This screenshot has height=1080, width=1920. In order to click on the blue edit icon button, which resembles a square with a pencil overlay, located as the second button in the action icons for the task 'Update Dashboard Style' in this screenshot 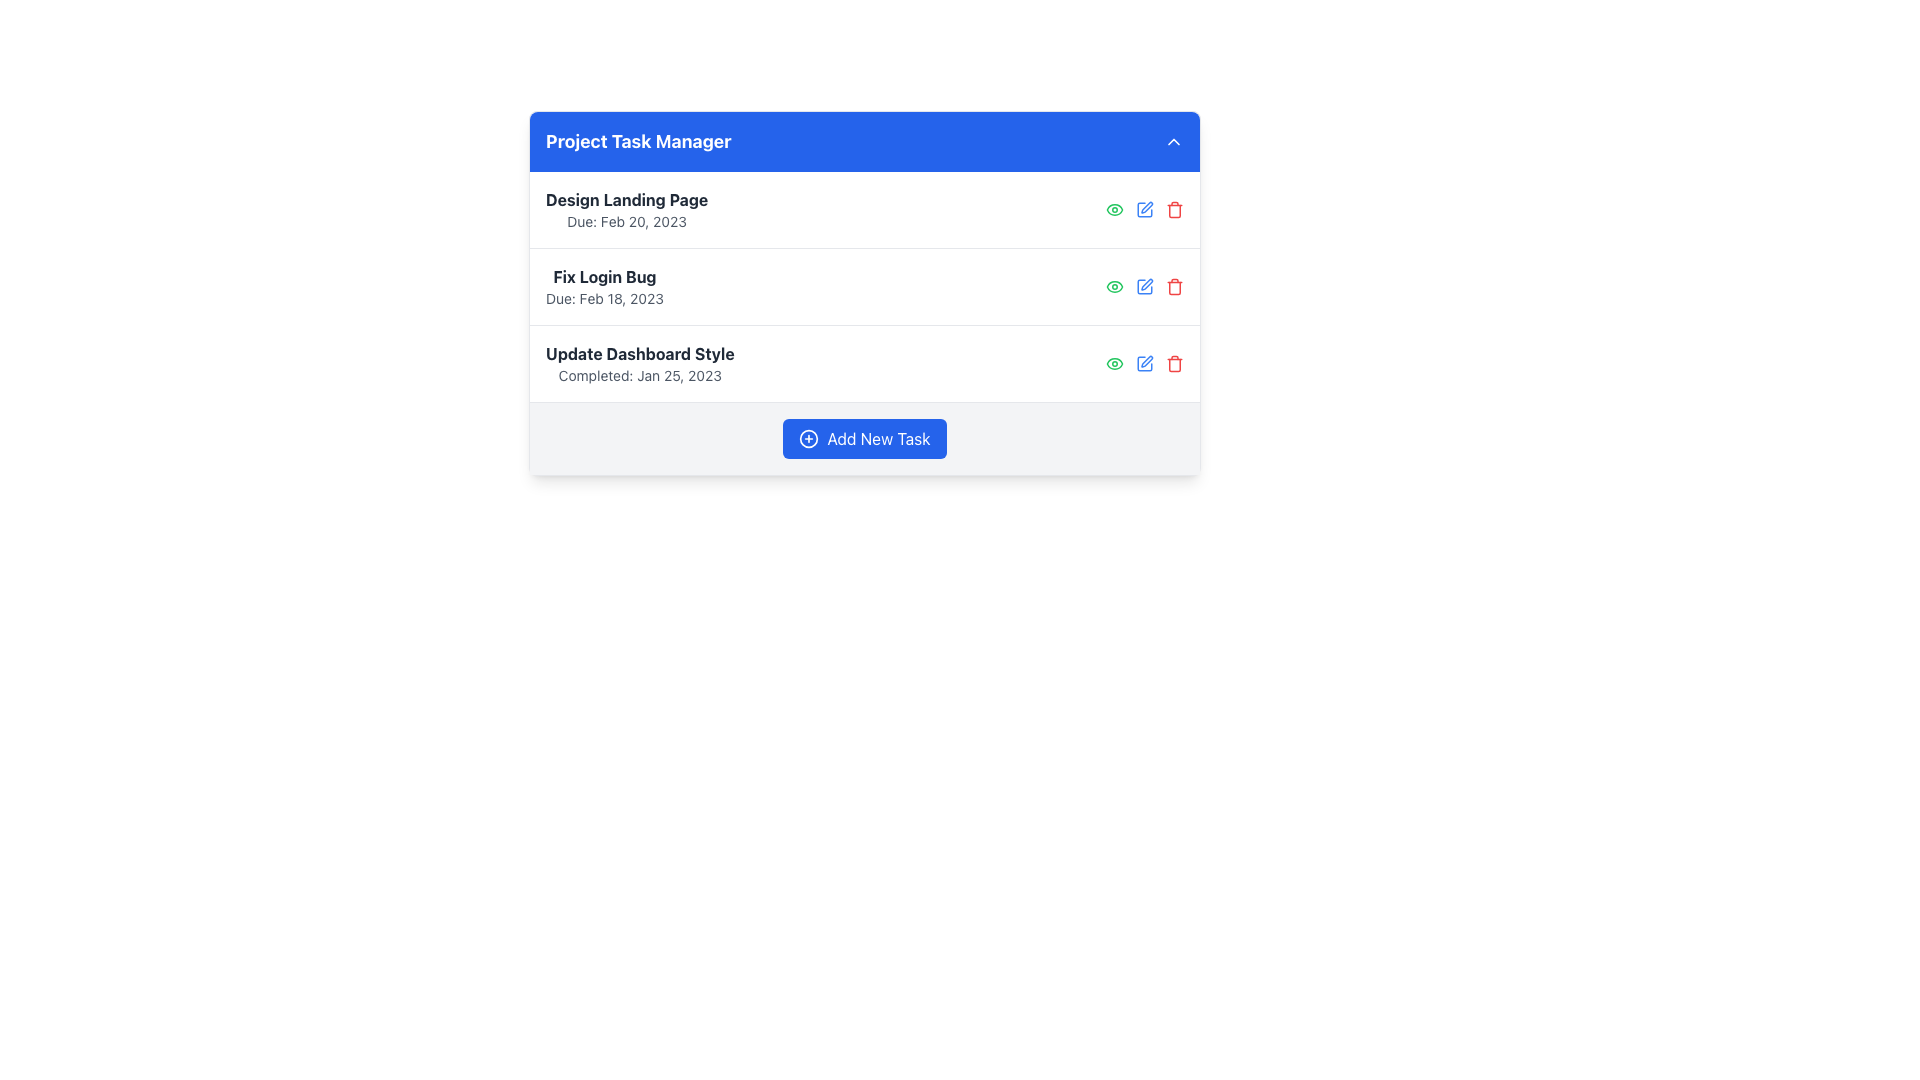, I will do `click(1145, 363)`.